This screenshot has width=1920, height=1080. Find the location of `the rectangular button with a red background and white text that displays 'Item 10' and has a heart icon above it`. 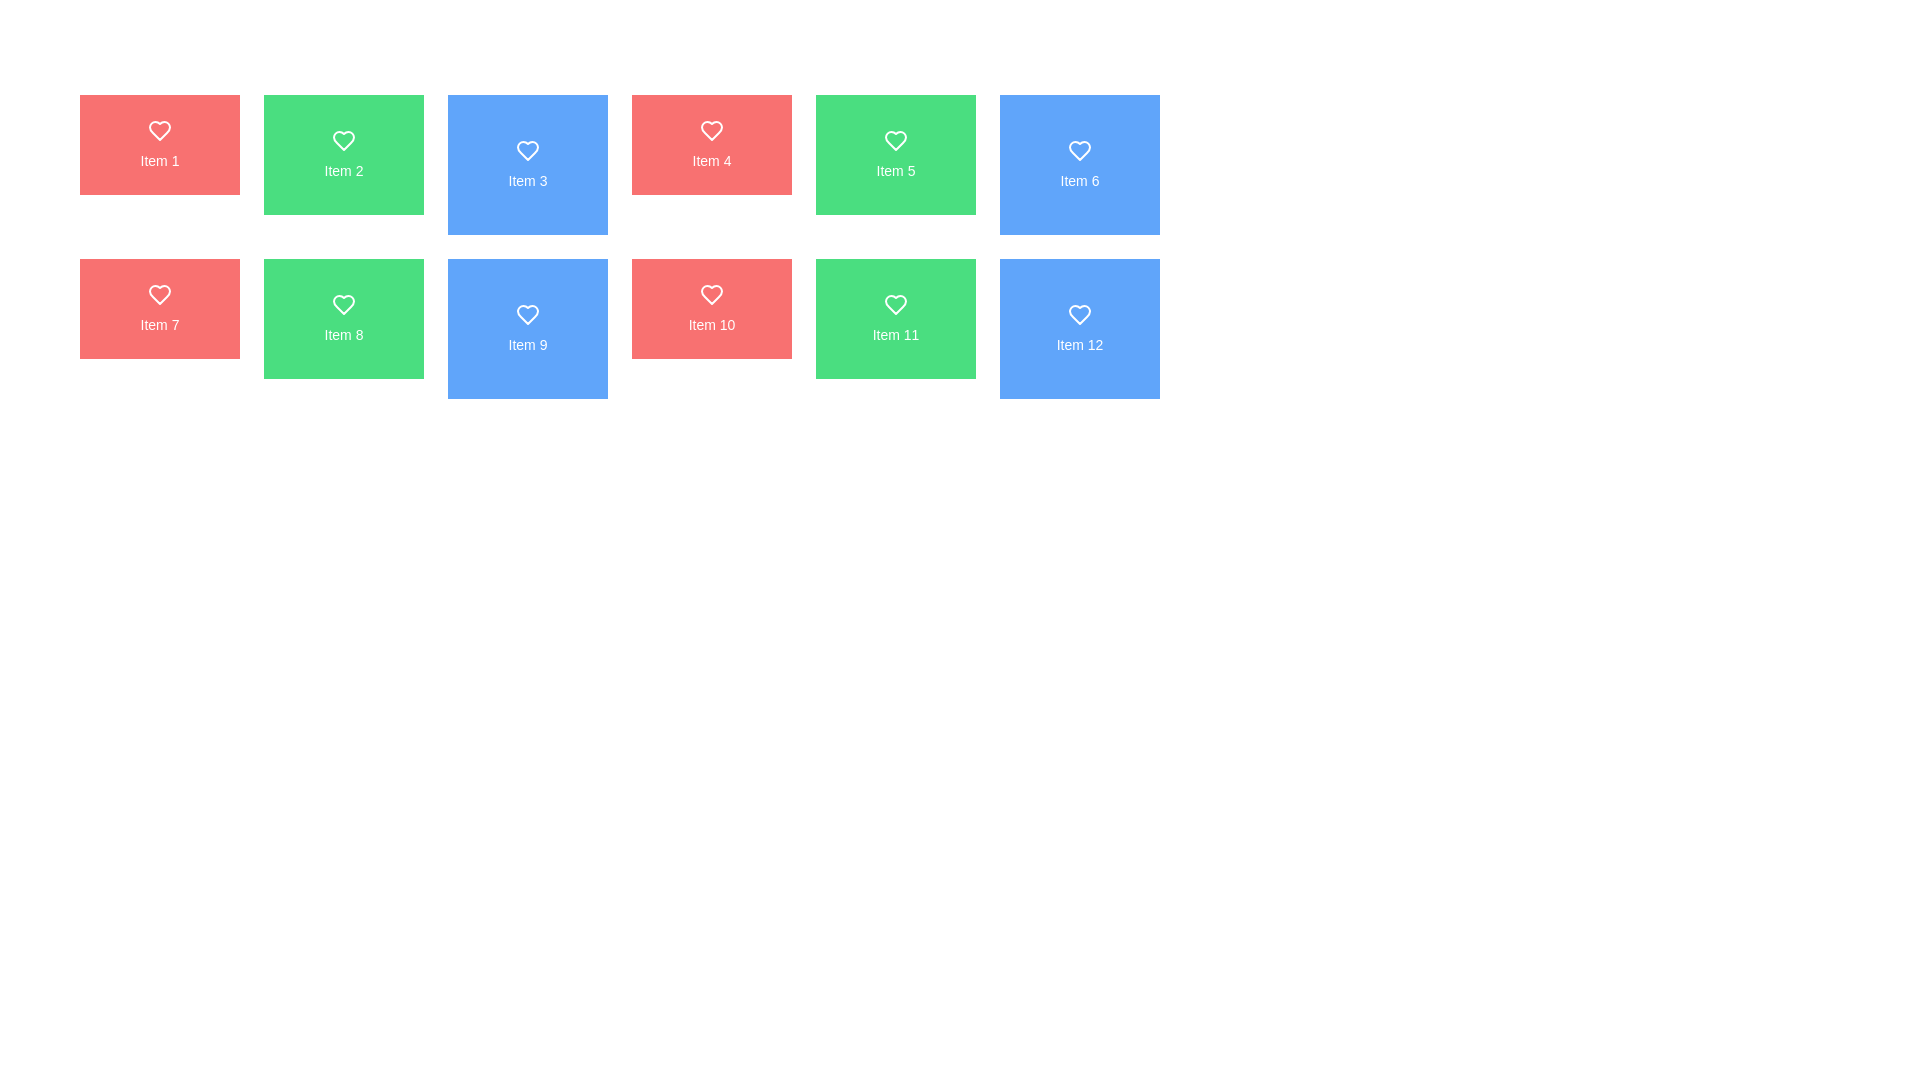

the rectangular button with a red background and white text that displays 'Item 10' and has a heart icon above it is located at coordinates (711, 308).